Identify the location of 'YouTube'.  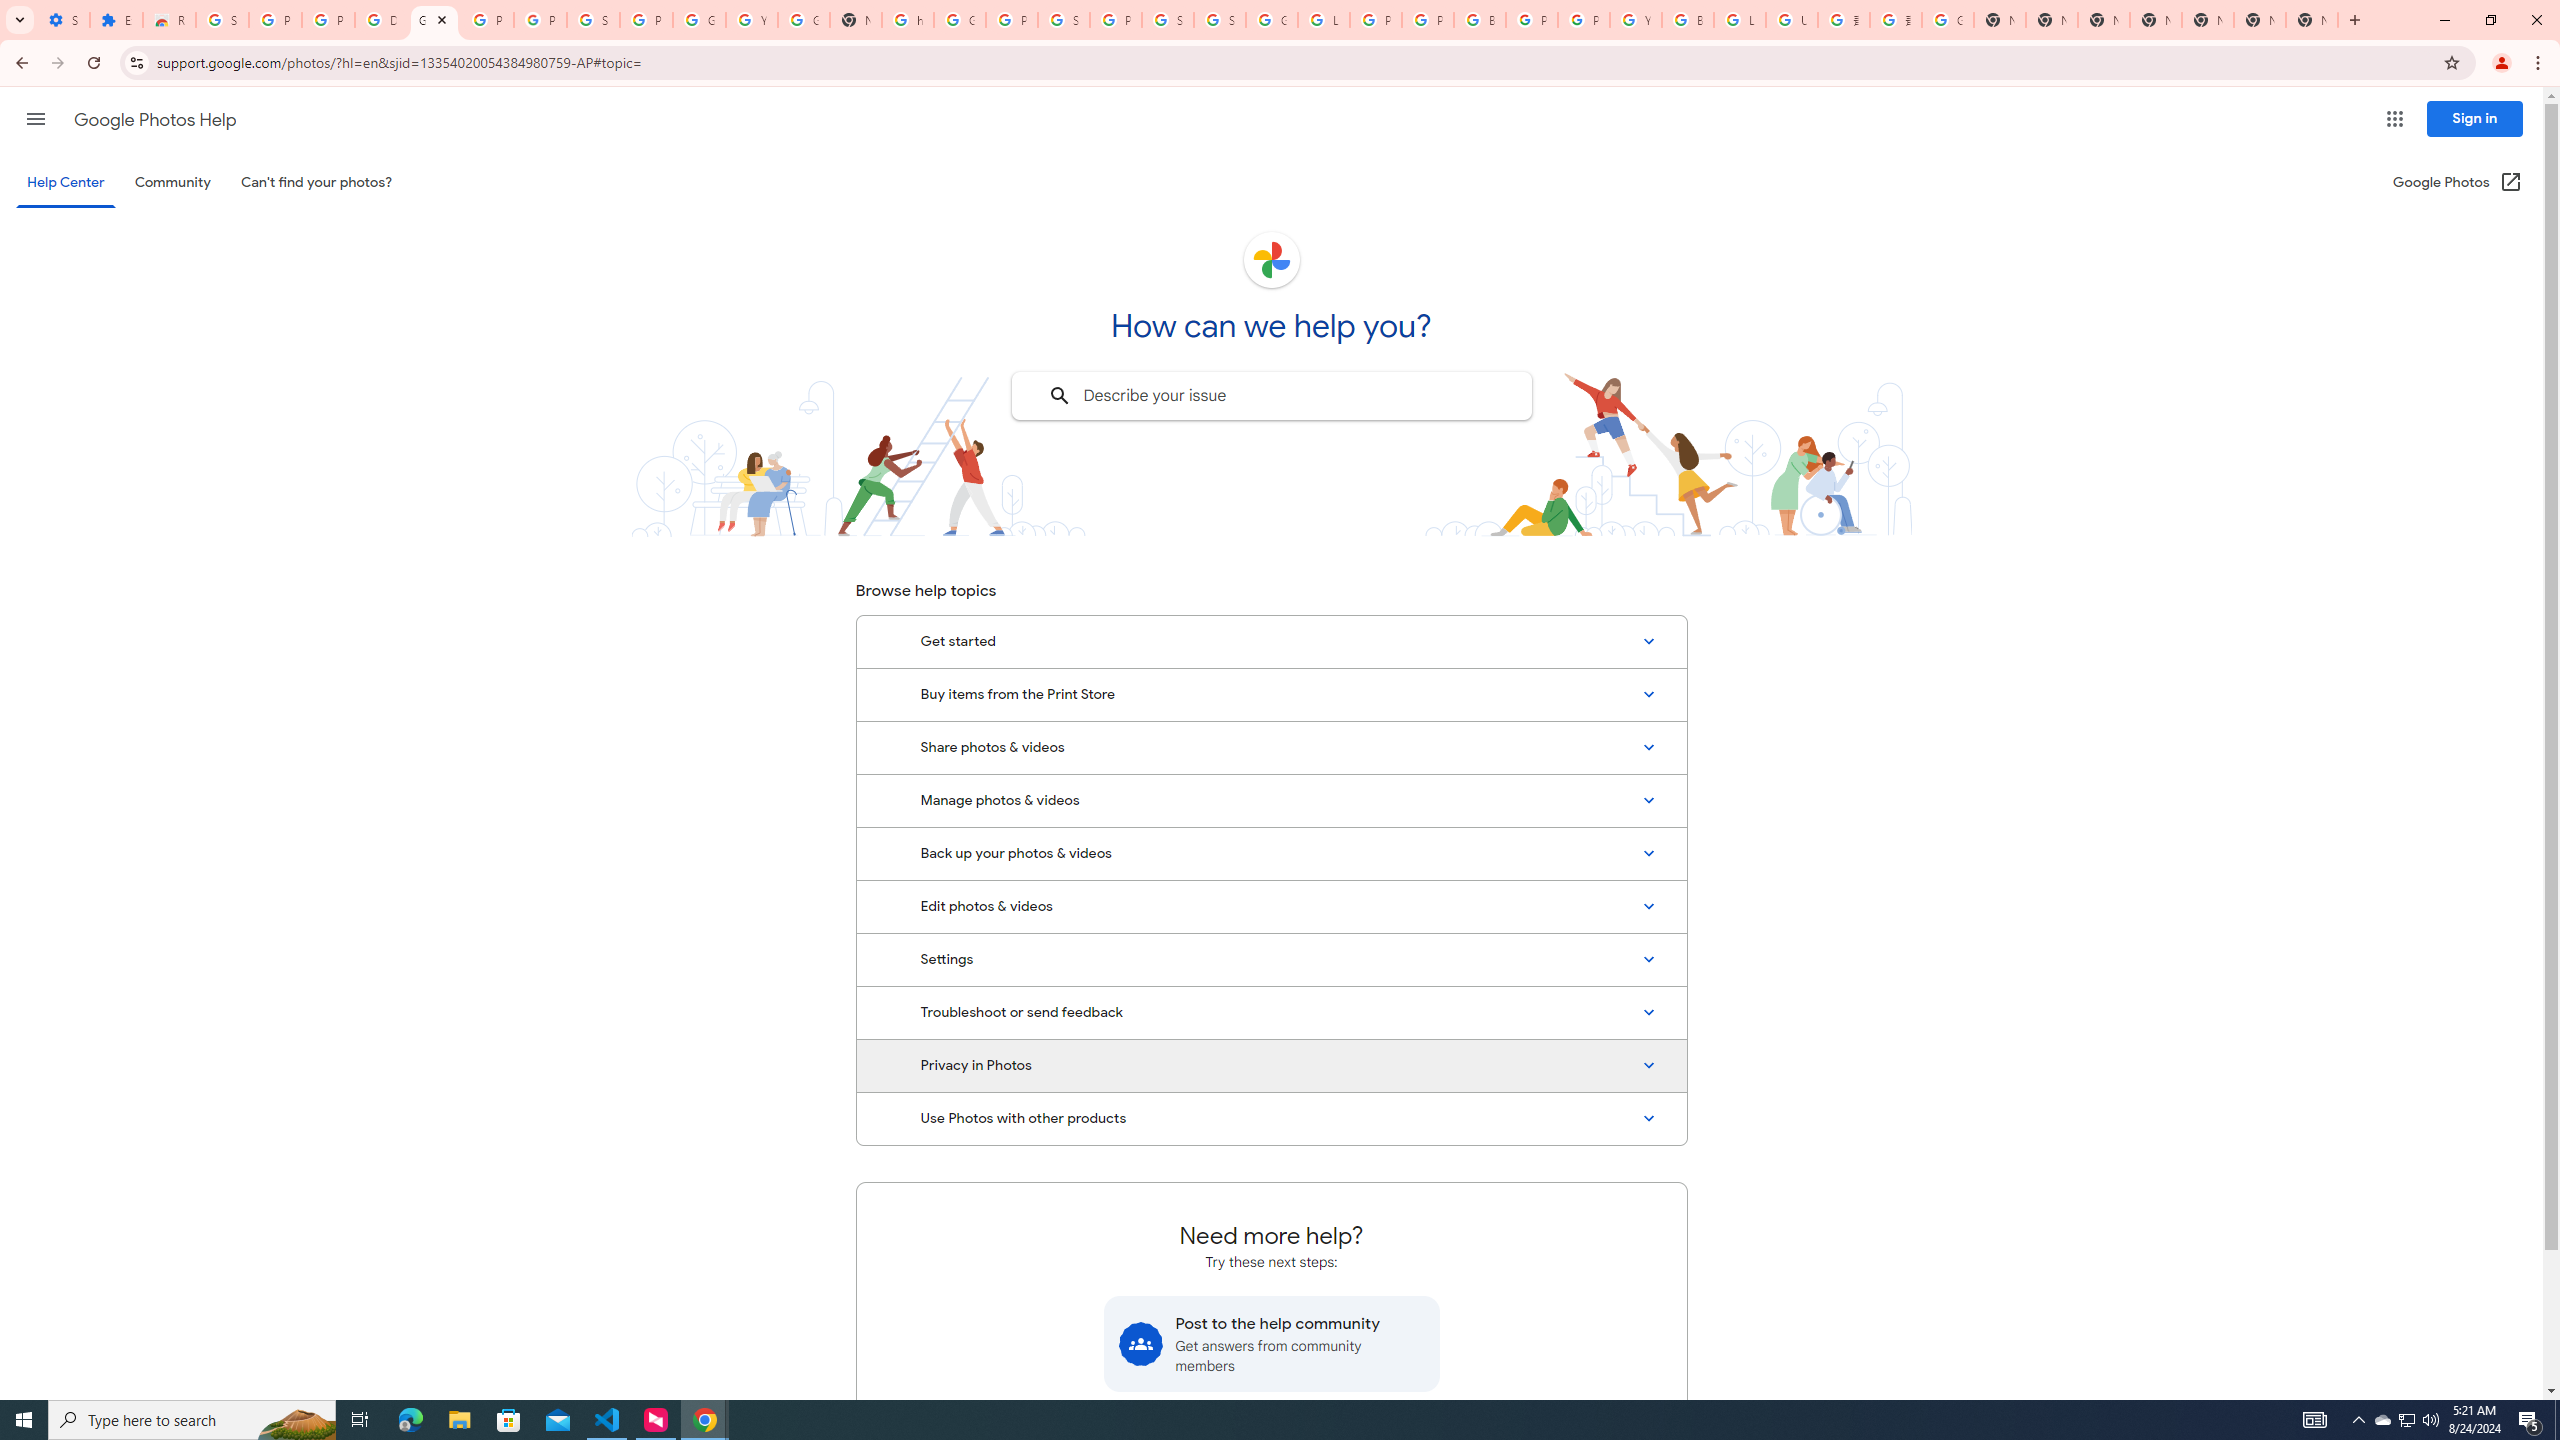
(1634, 19).